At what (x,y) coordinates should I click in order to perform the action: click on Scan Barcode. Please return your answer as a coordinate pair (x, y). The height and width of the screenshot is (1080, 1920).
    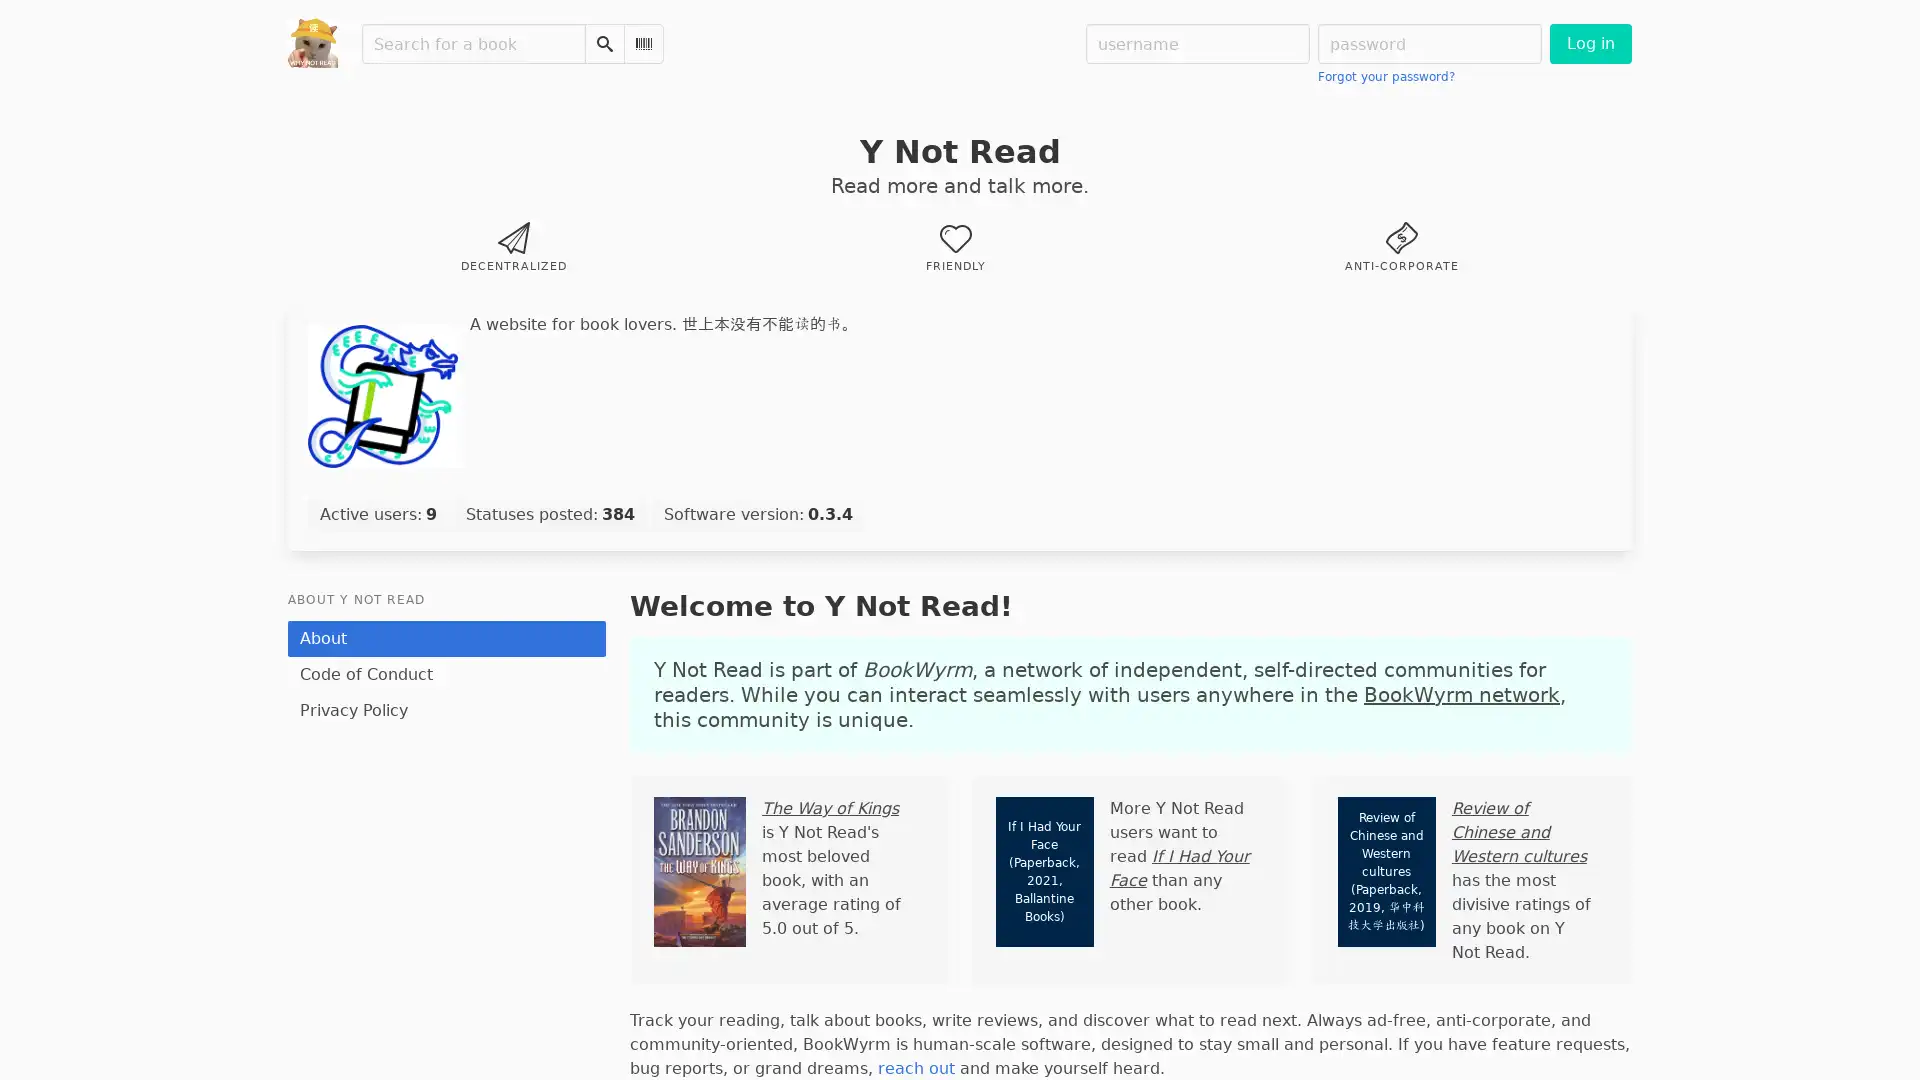
    Looking at the image, I should click on (643, 43).